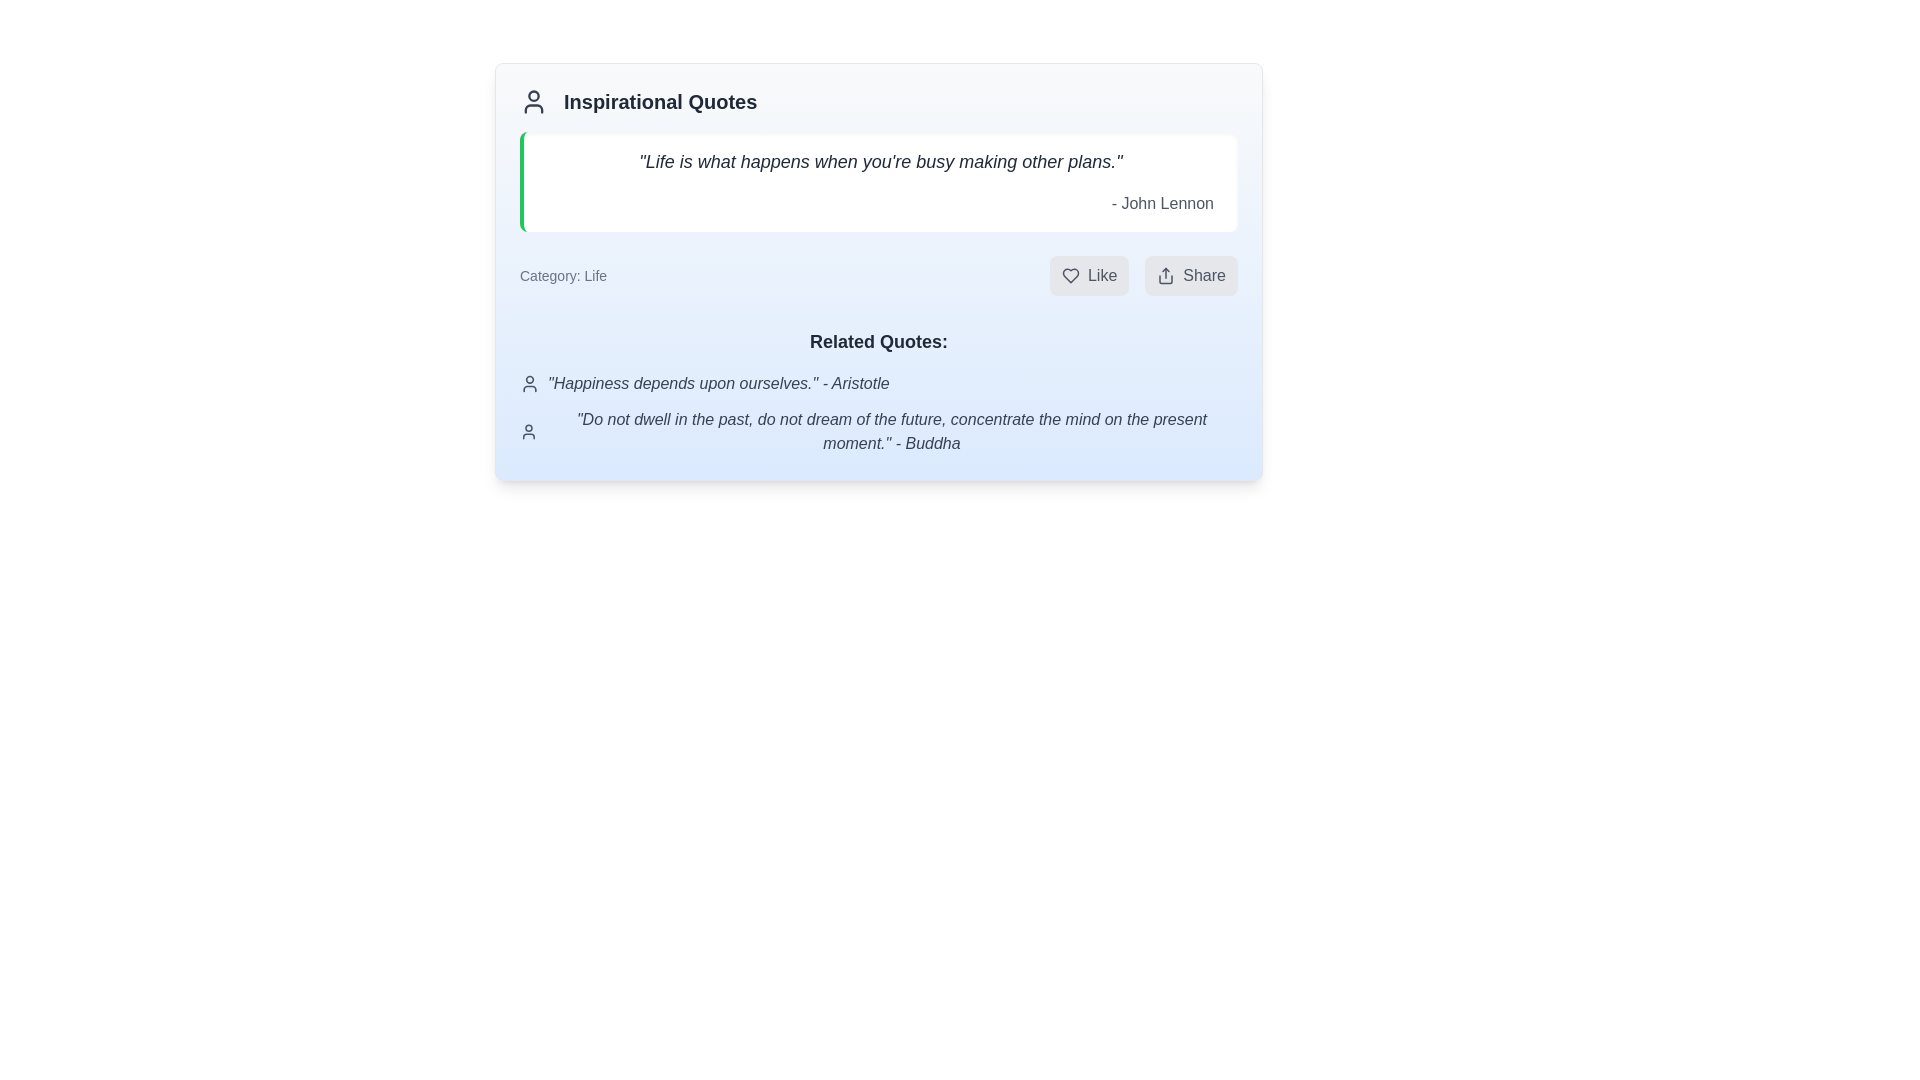  What do you see at coordinates (878, 341) in the screenshot?
I see `the text label header that serves as a section title for the related quotes displayed below it` at bounding box center [878, 341].